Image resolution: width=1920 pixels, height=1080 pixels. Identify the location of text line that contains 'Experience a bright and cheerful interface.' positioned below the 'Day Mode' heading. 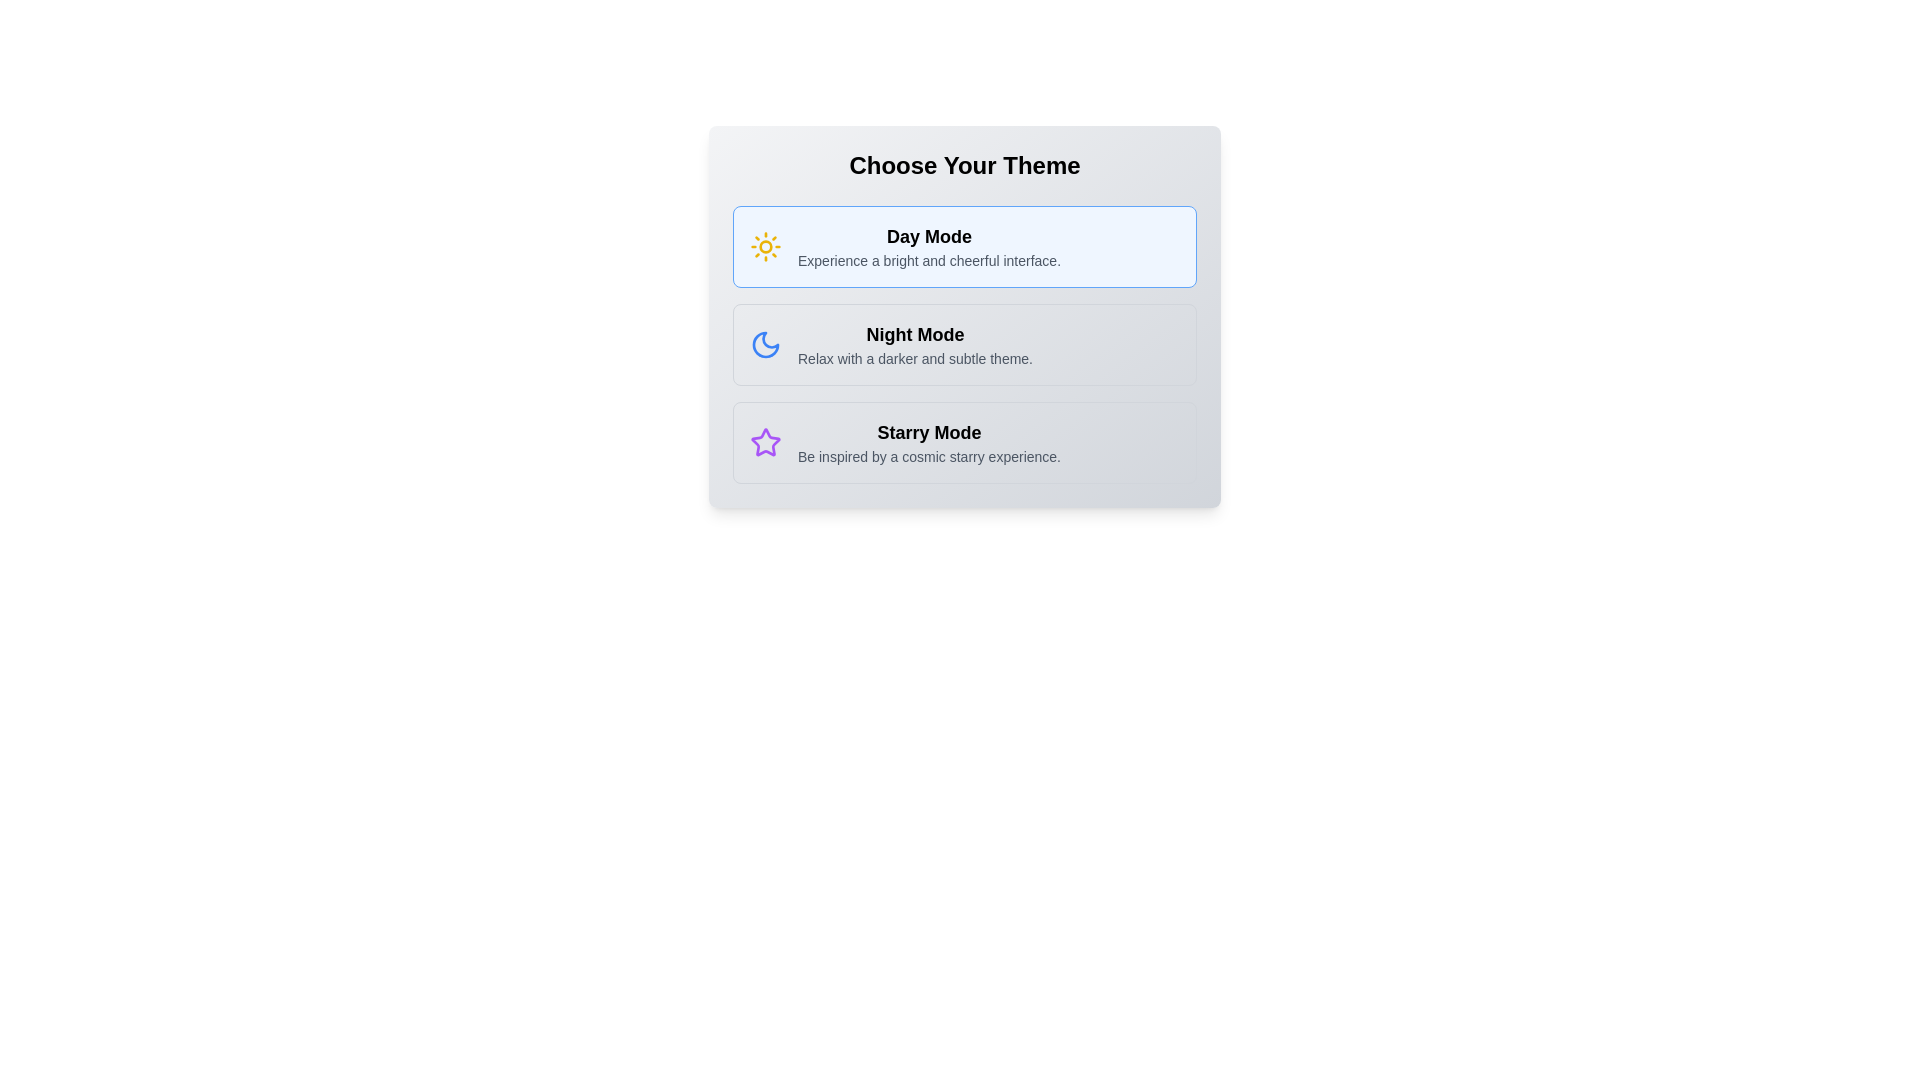
(928, 260).